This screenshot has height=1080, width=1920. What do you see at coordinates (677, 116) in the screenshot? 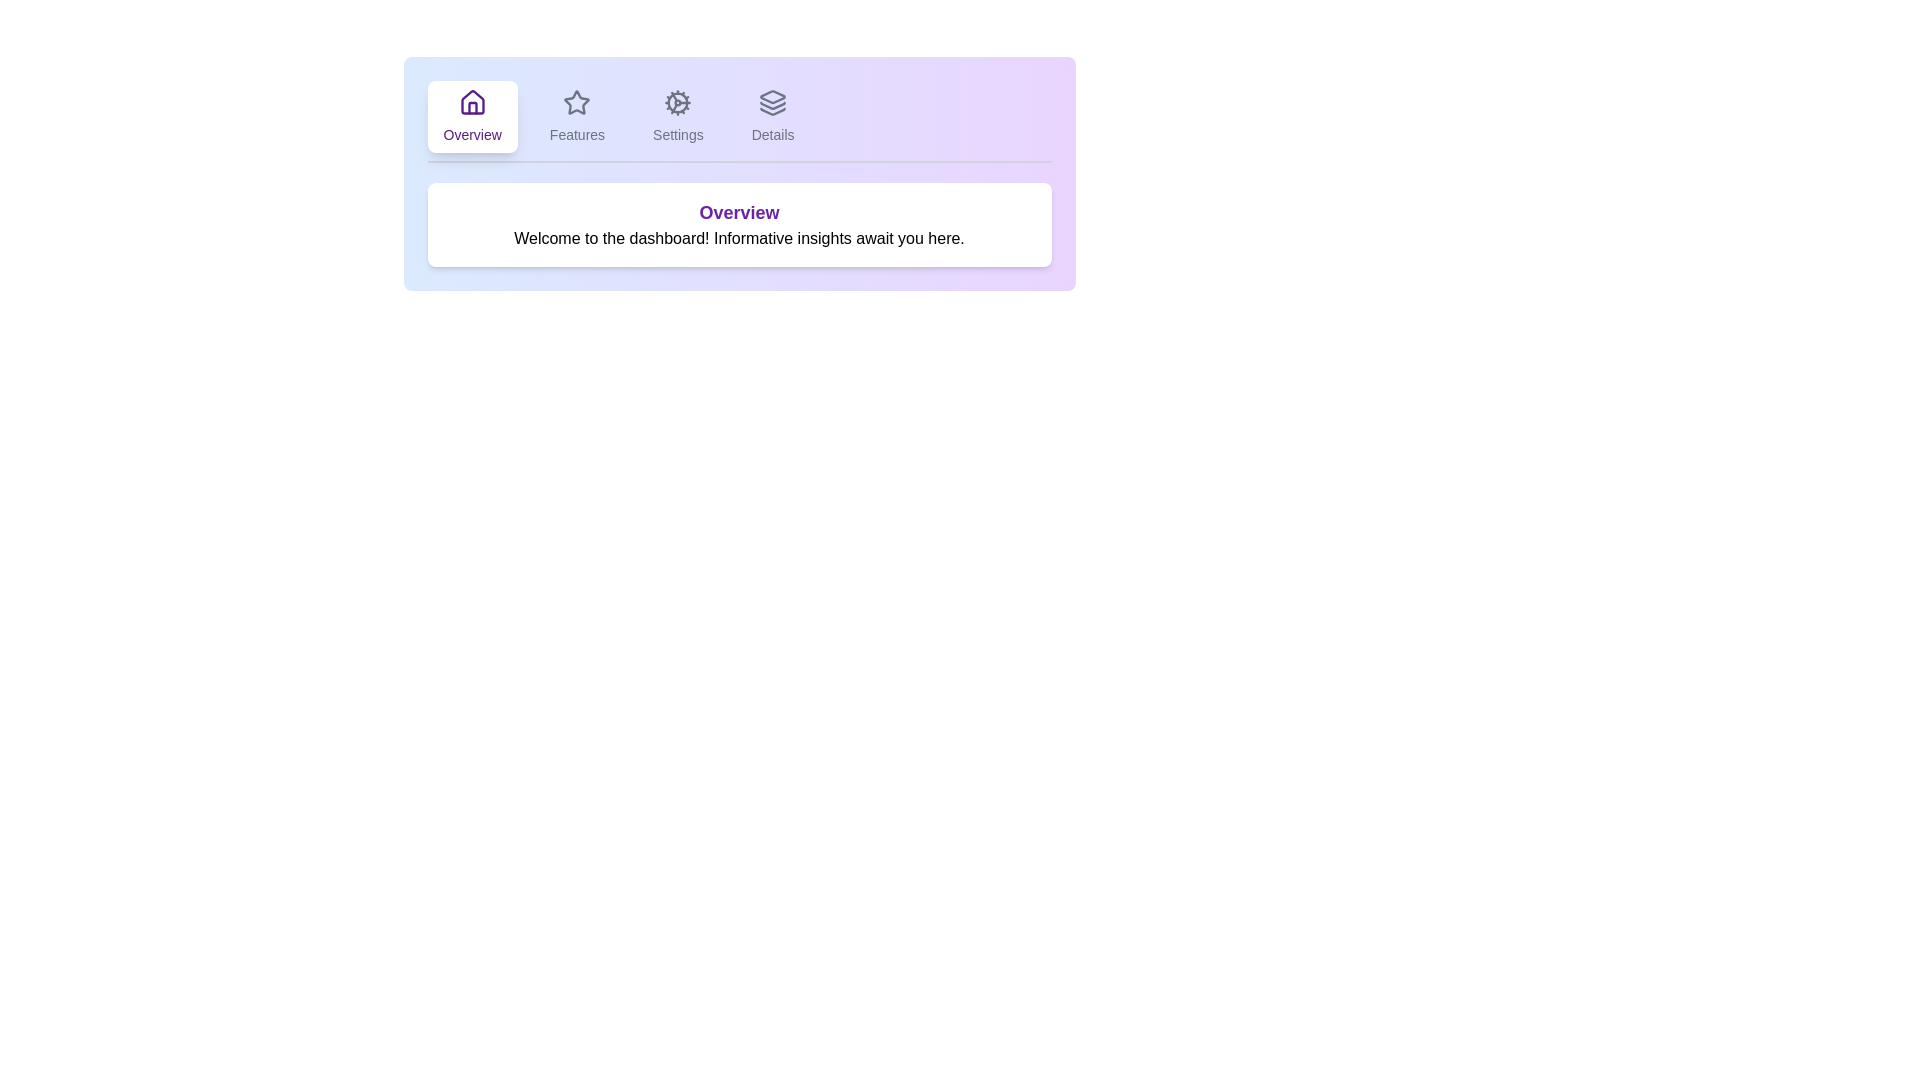
I see `the Settings tab by clicking on its label or icon` at bounding box center [677, 116].